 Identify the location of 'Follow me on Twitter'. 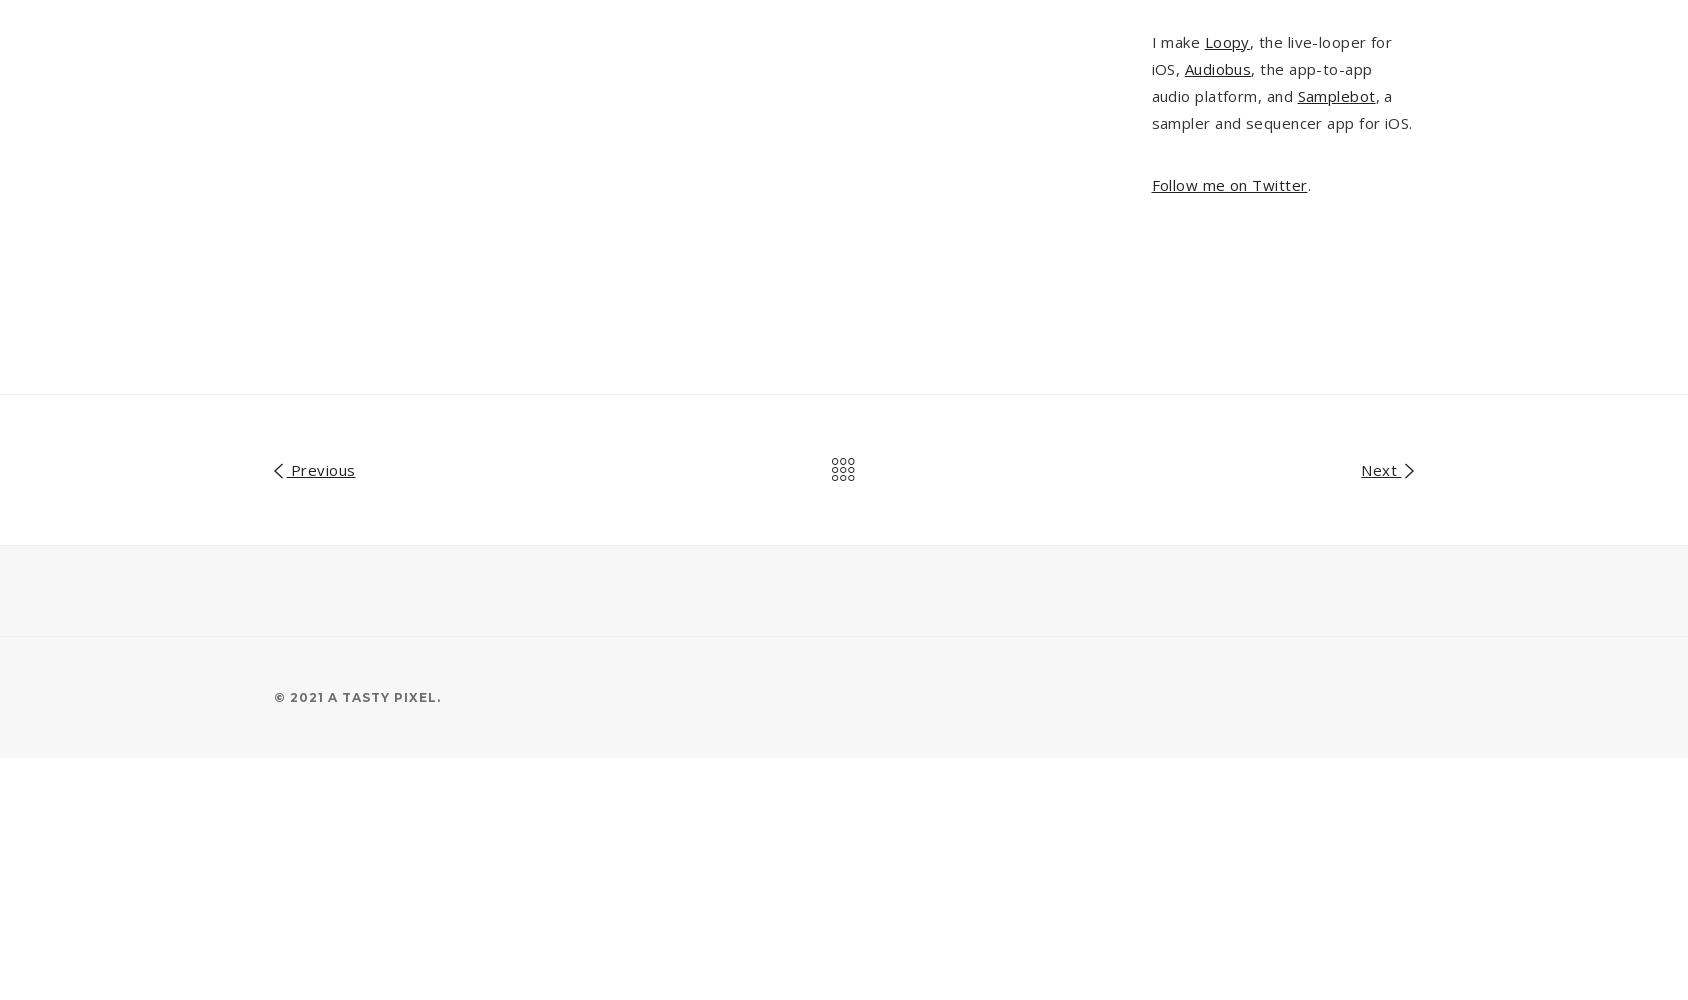
(1229, 184).